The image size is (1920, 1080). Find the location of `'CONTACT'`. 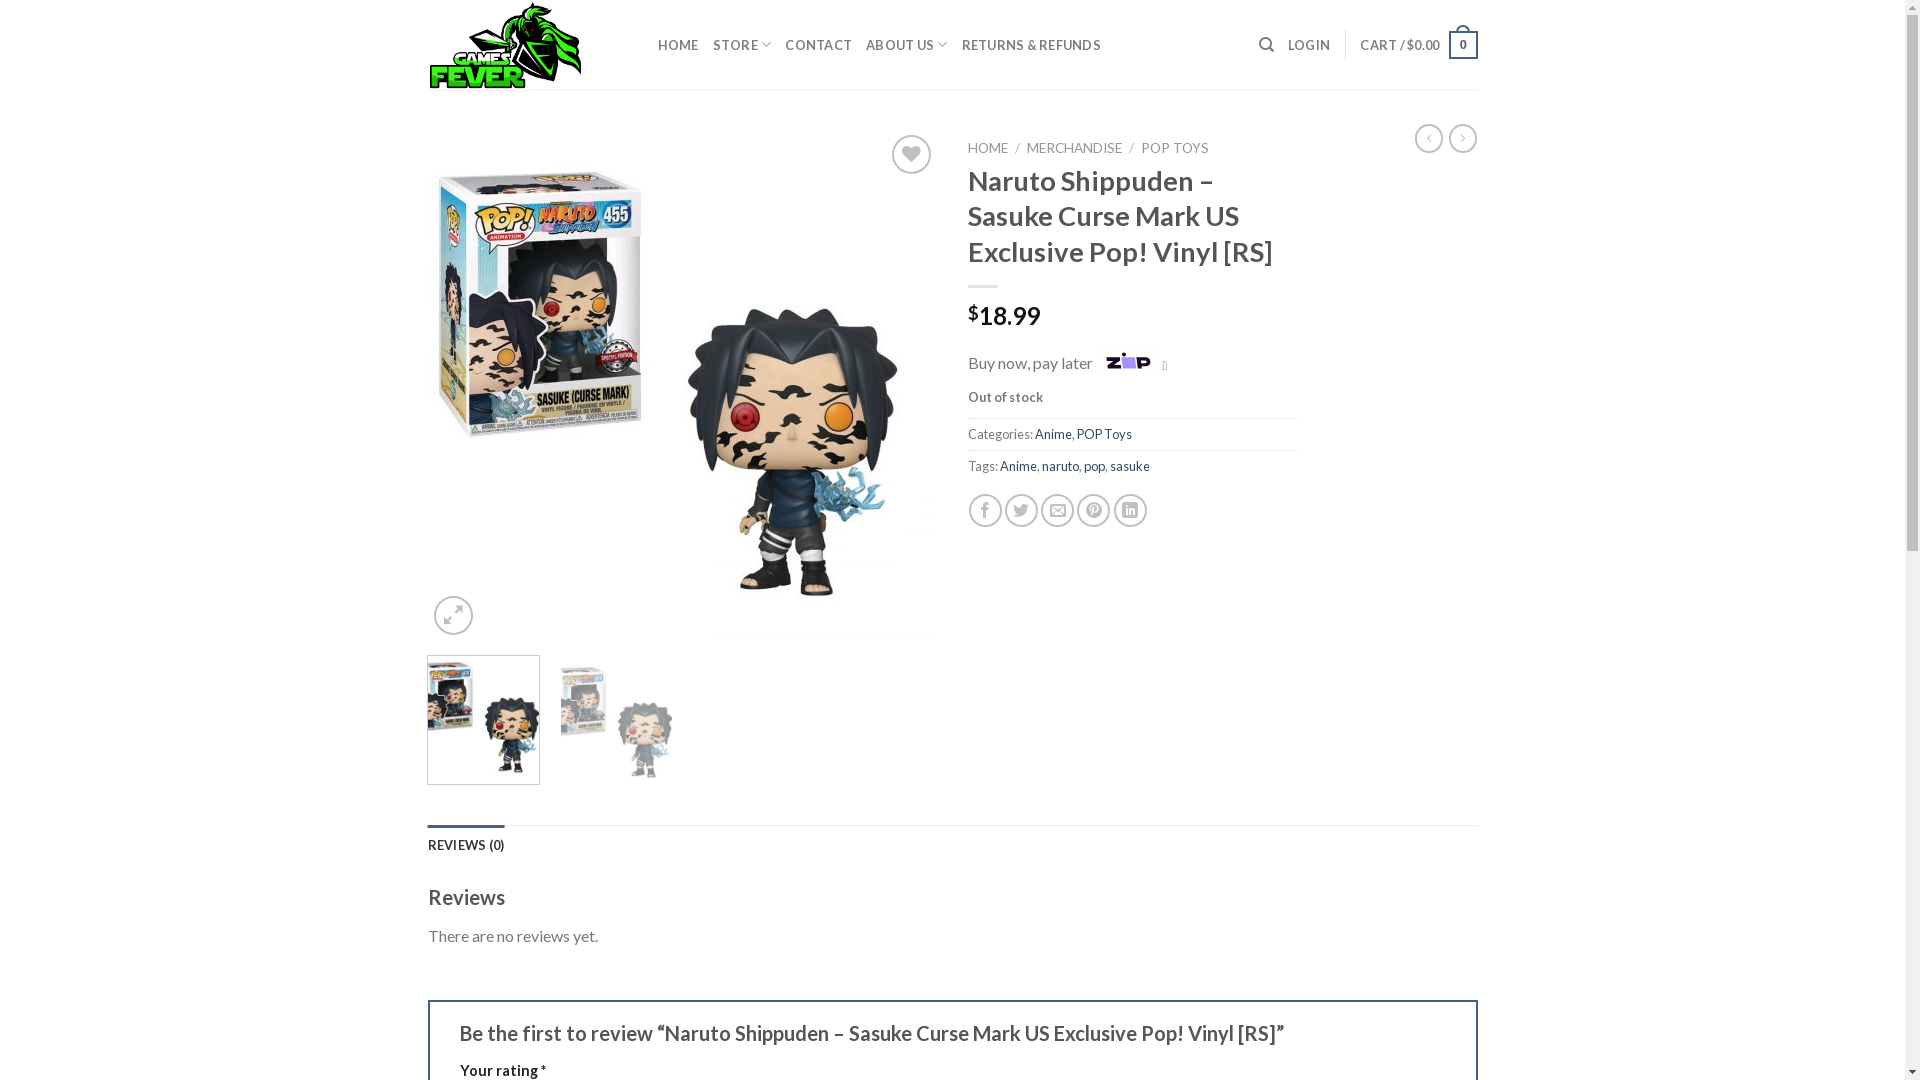

'CONTACT' is located at coordinates (818, 45).